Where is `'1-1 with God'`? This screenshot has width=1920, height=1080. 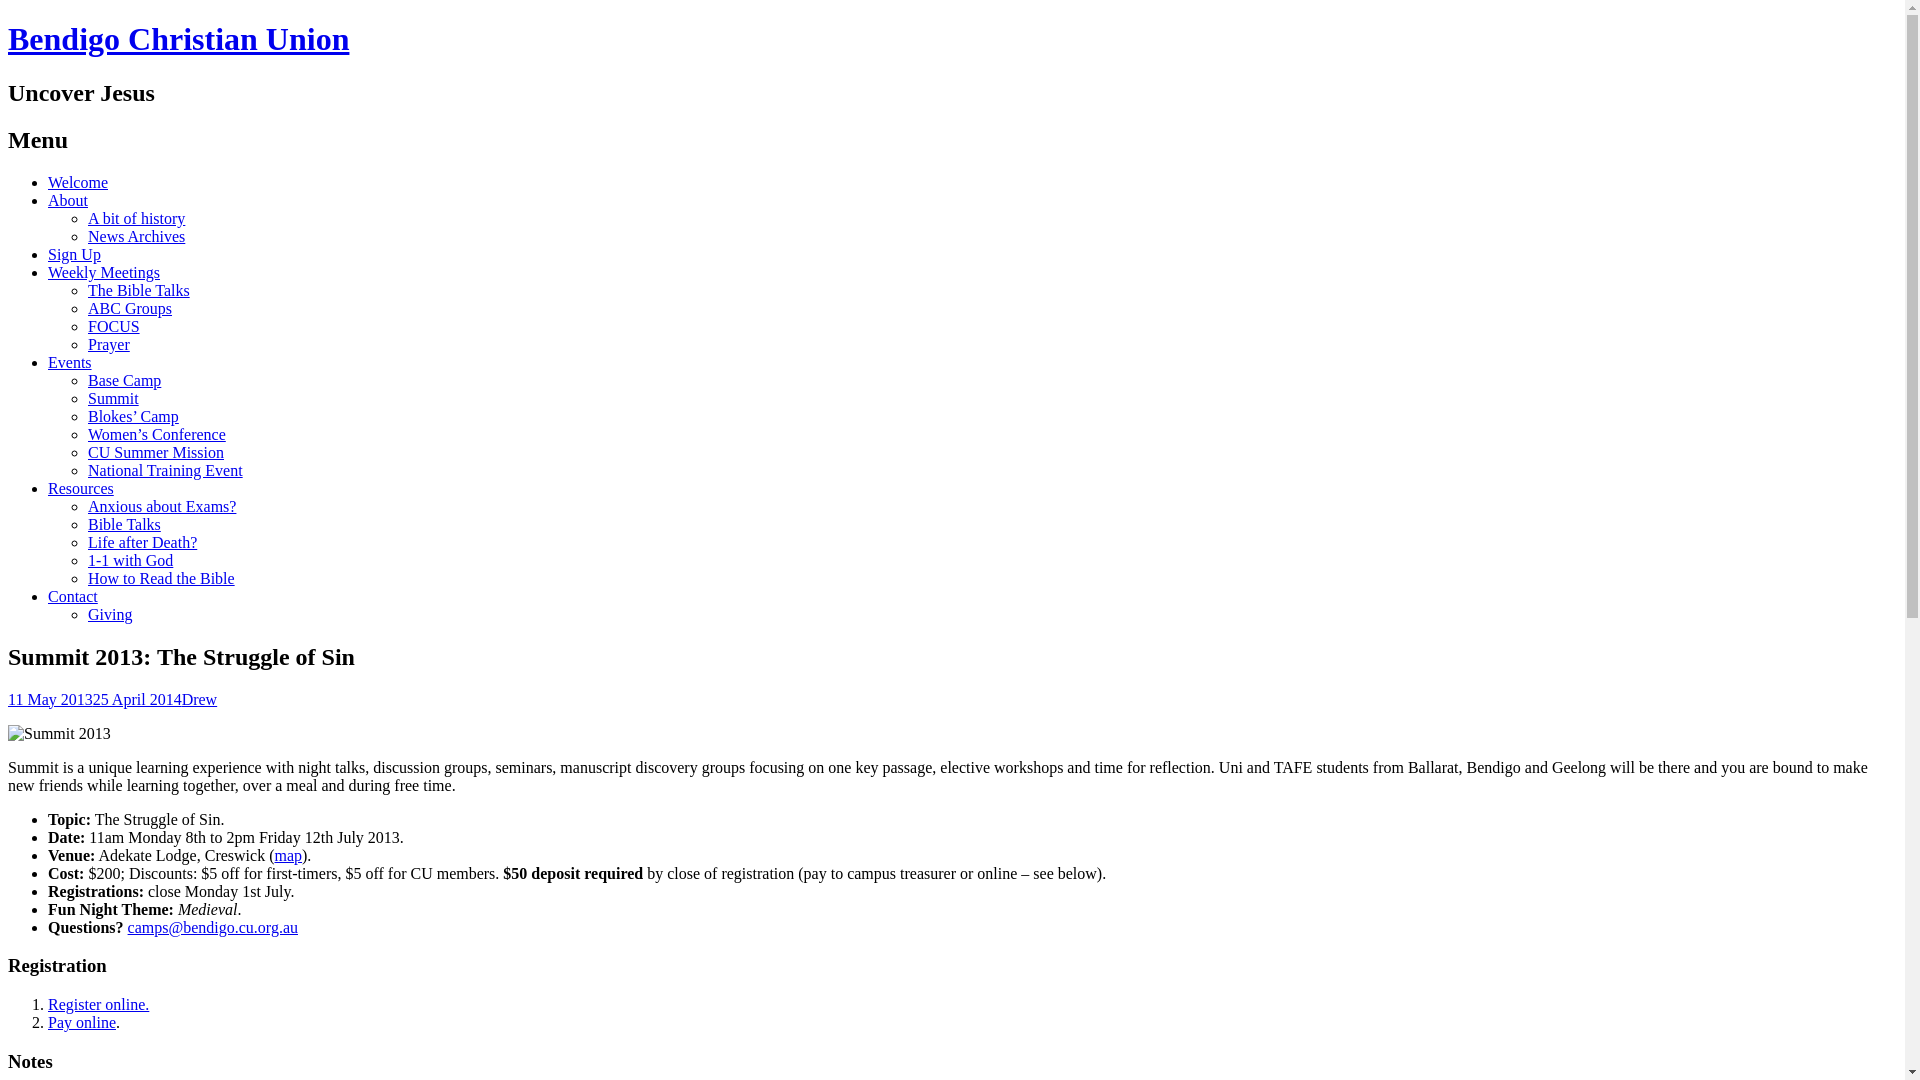
'1-1 with God' is located at coordinates (129, 560).